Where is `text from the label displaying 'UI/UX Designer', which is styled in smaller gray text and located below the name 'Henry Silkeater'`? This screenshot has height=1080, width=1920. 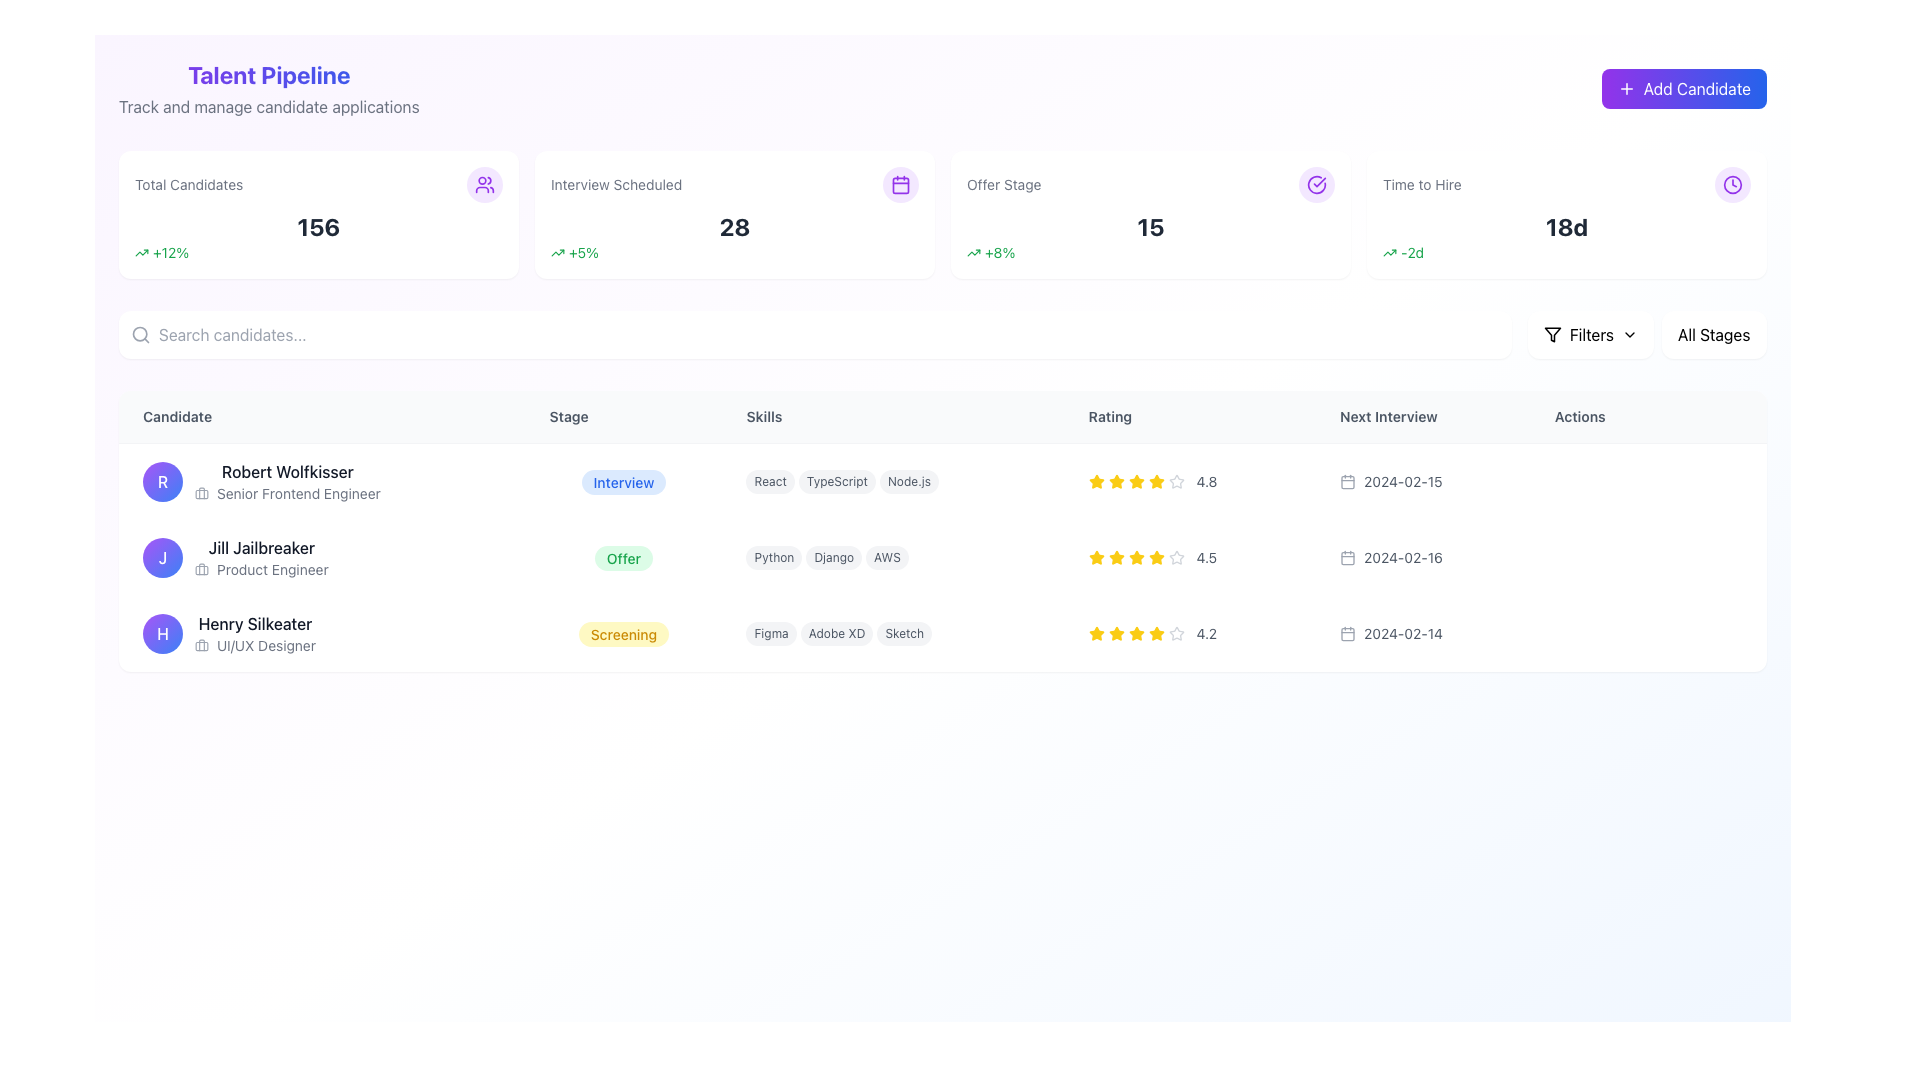 text from the label displaying 'UI/UX Designer', which is styled in smaller gray text and located below the name 'Henry Silkeater' is located at coordinates (254, 645).